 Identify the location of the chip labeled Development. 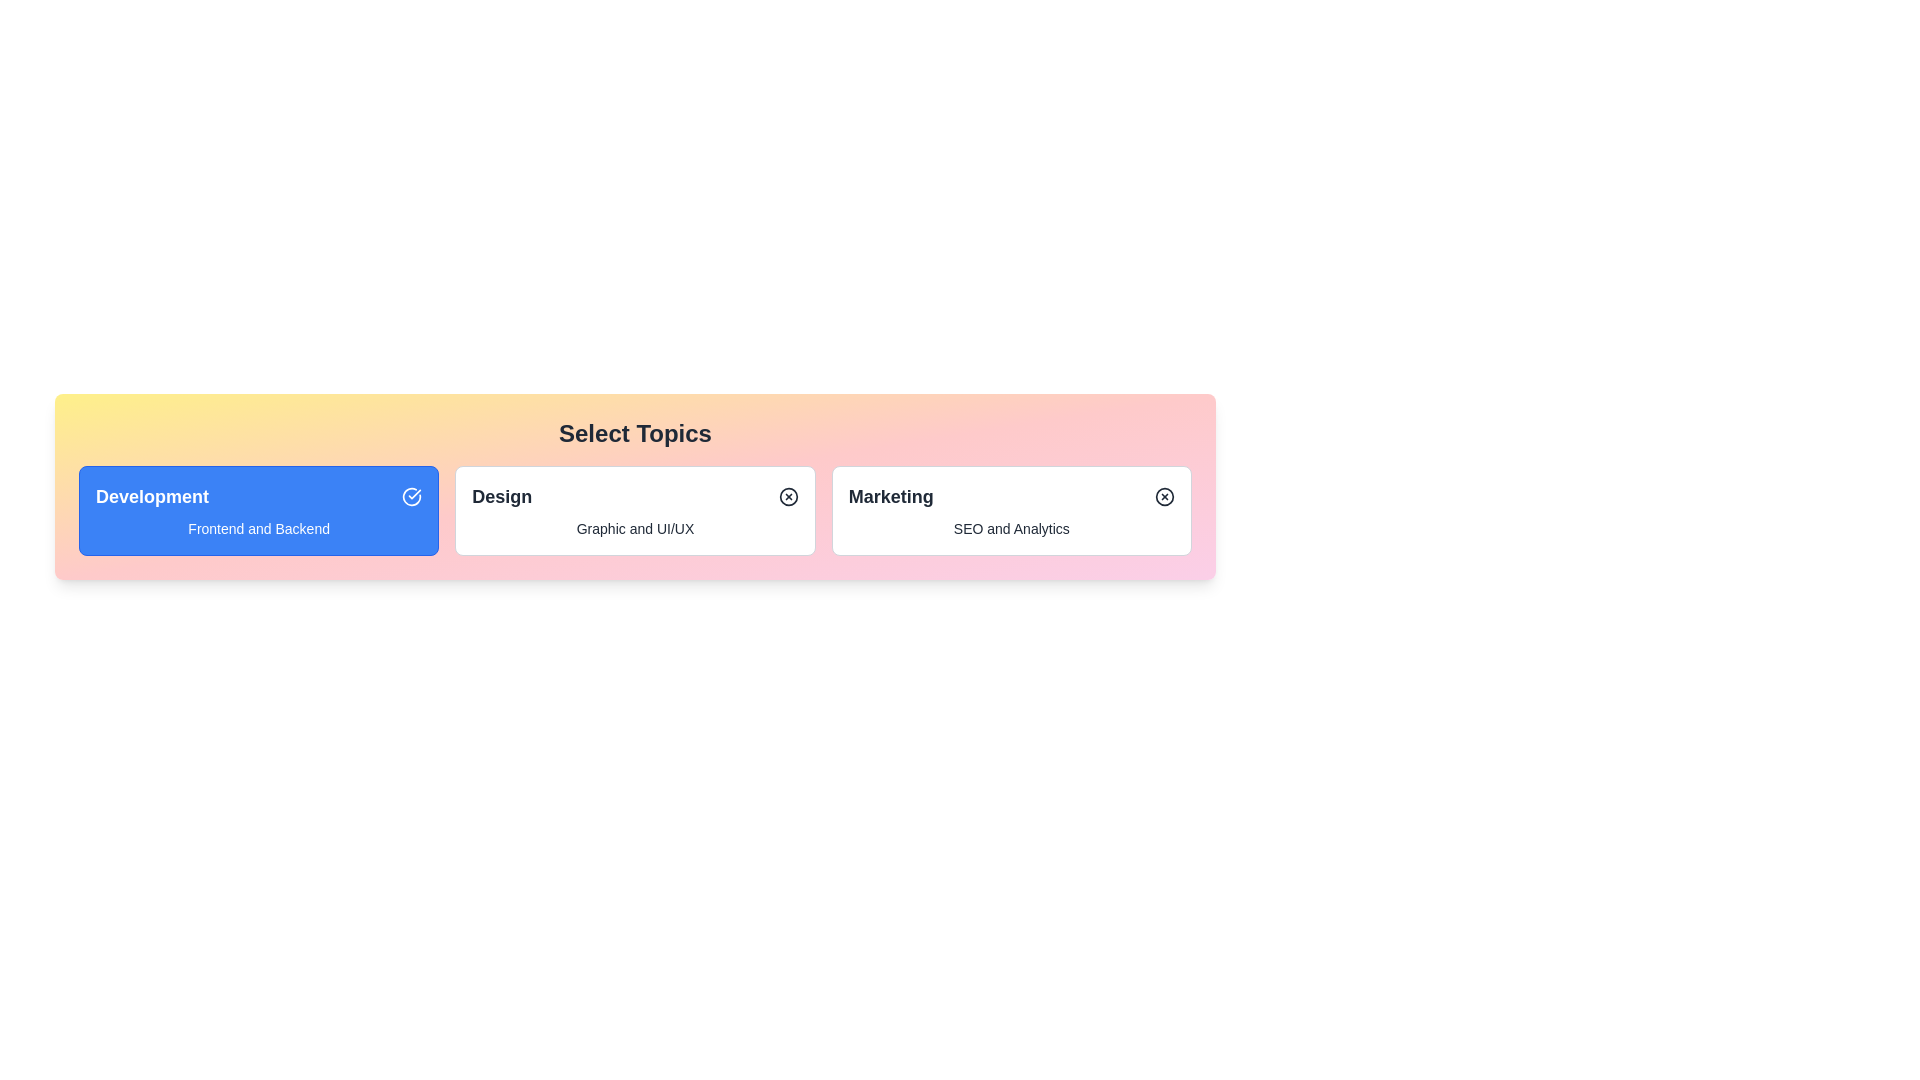
(258, 509).